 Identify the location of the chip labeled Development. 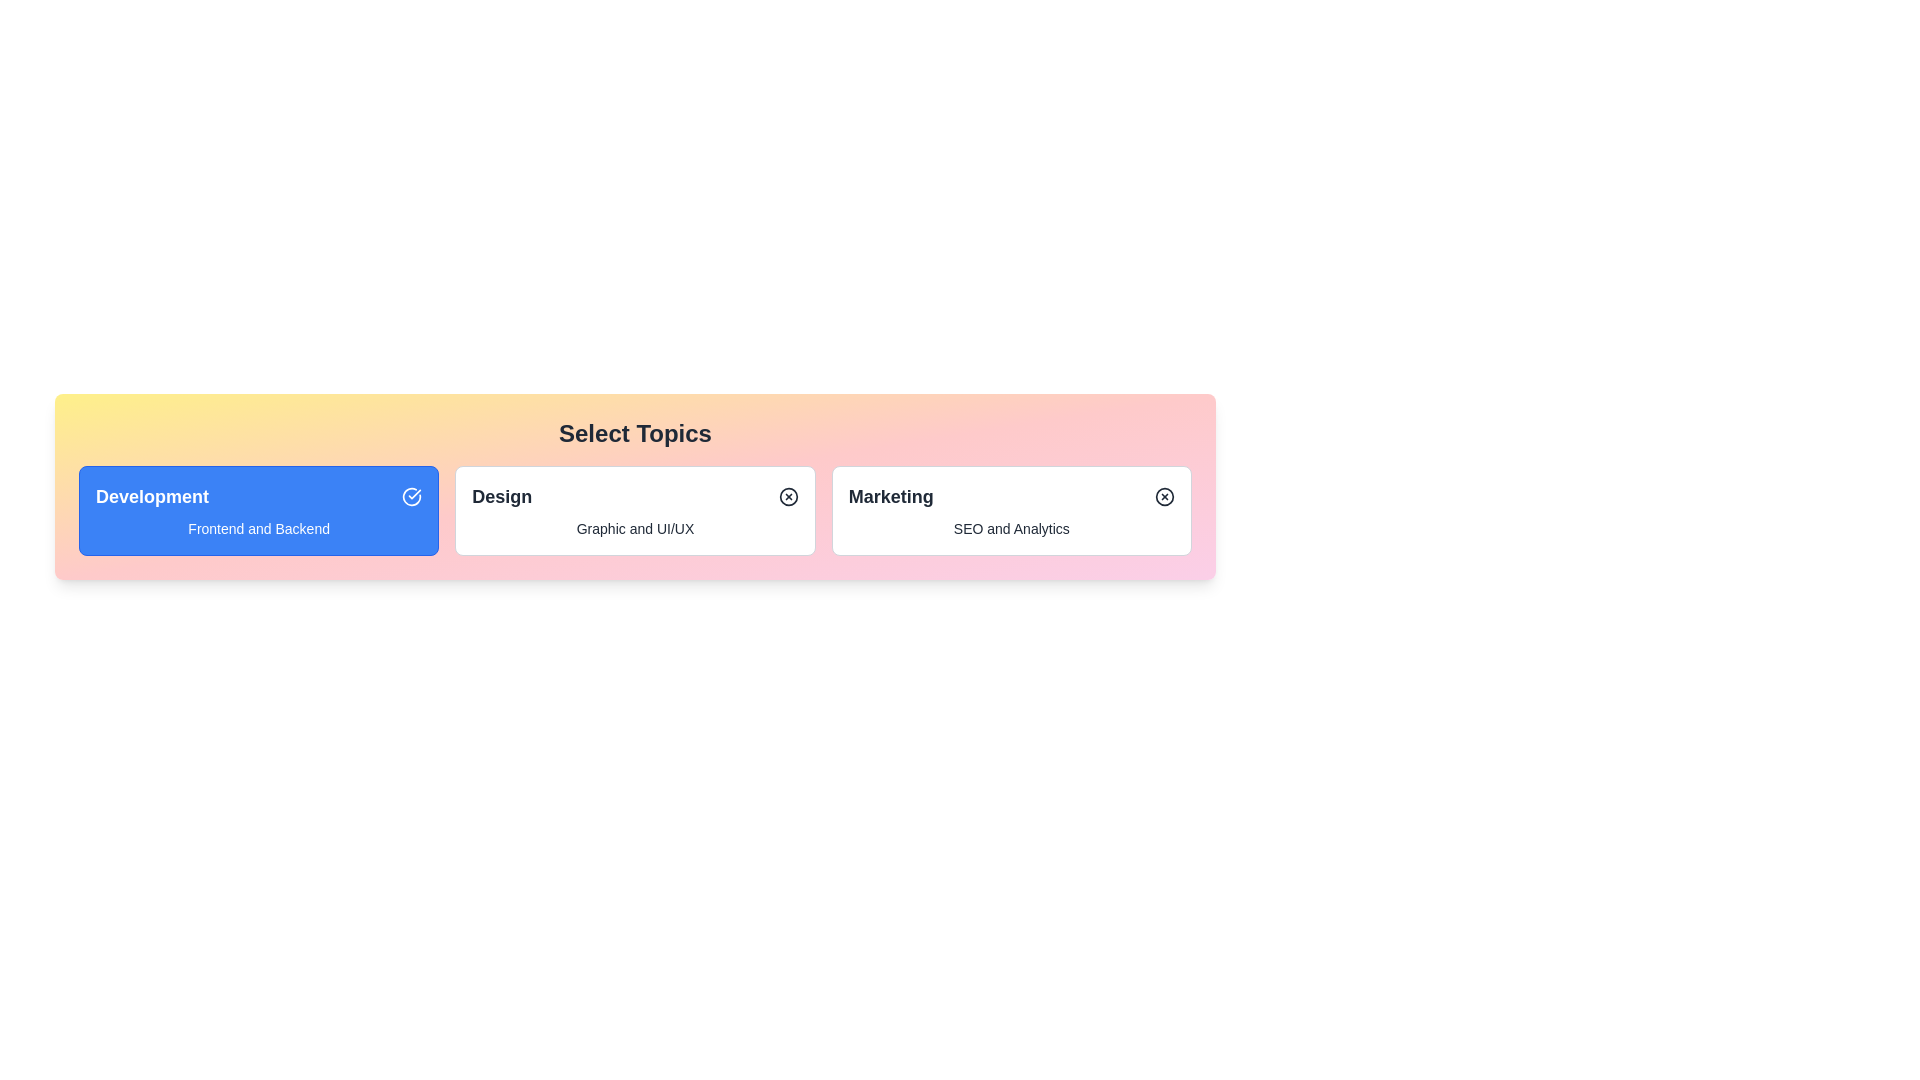
(258, 509).